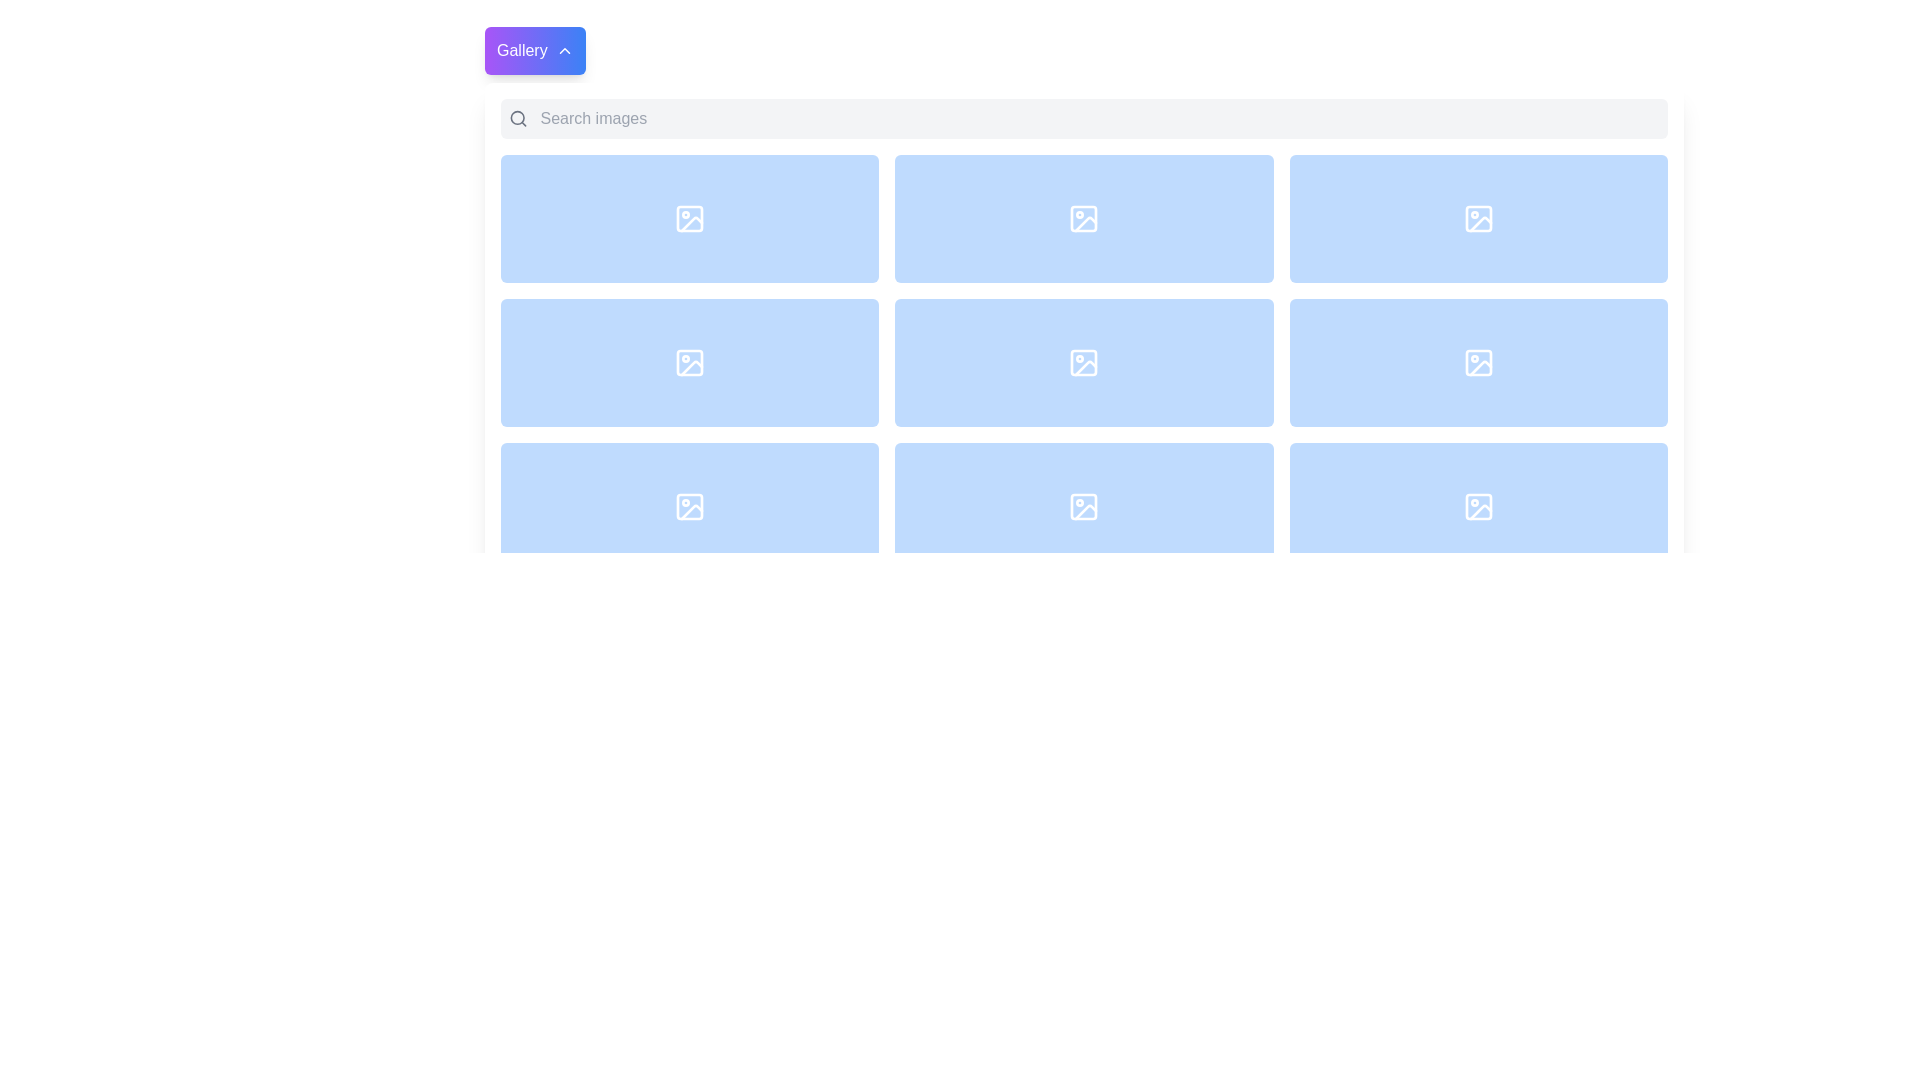 Image resolution: width=1920 pixels, height=1080 pixels. What do you see at coordinates (690, 505) in the screenshot?
I see `the image-related button located in the bottom row's first column of the 3x3 grid layout` at bounding box center [690, 505].